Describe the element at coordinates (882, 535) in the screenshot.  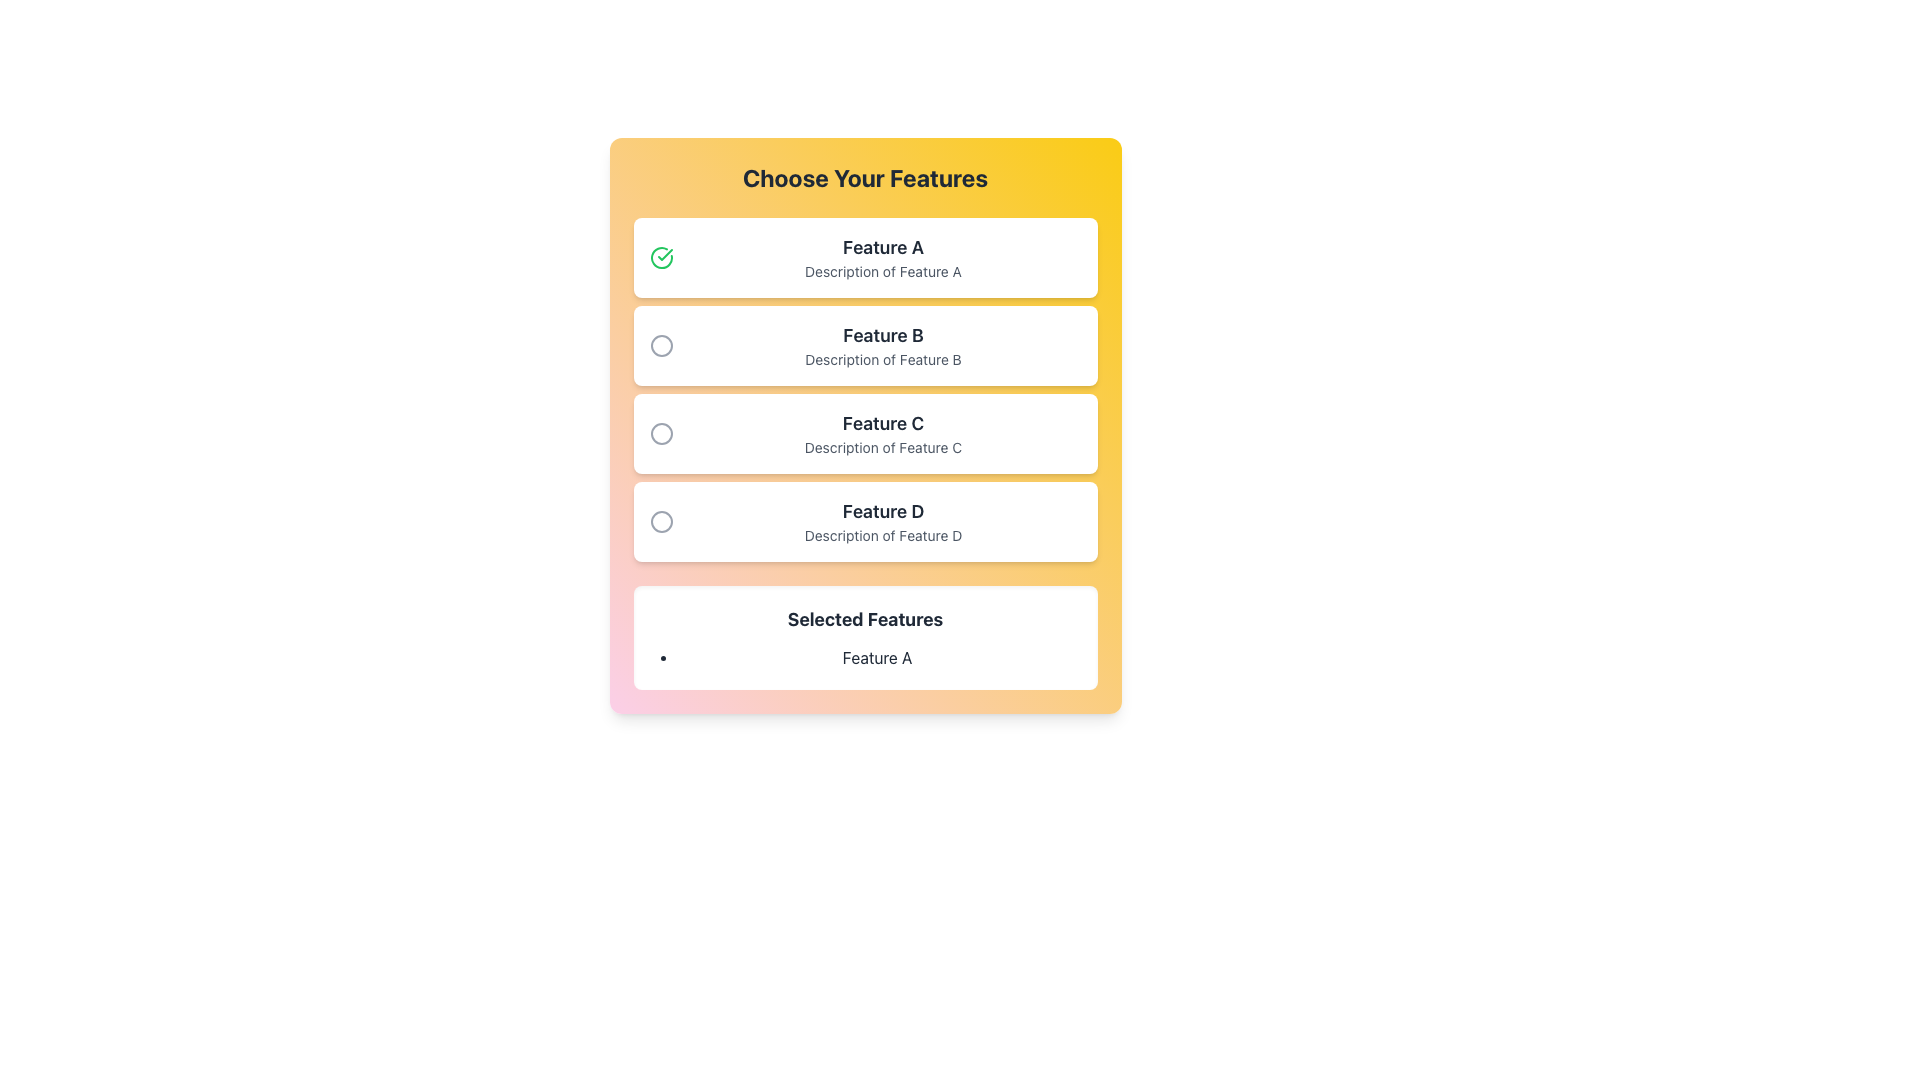
I see `the static text label providing information for 'Feature D', located under its title in the feature selection section` at that location.